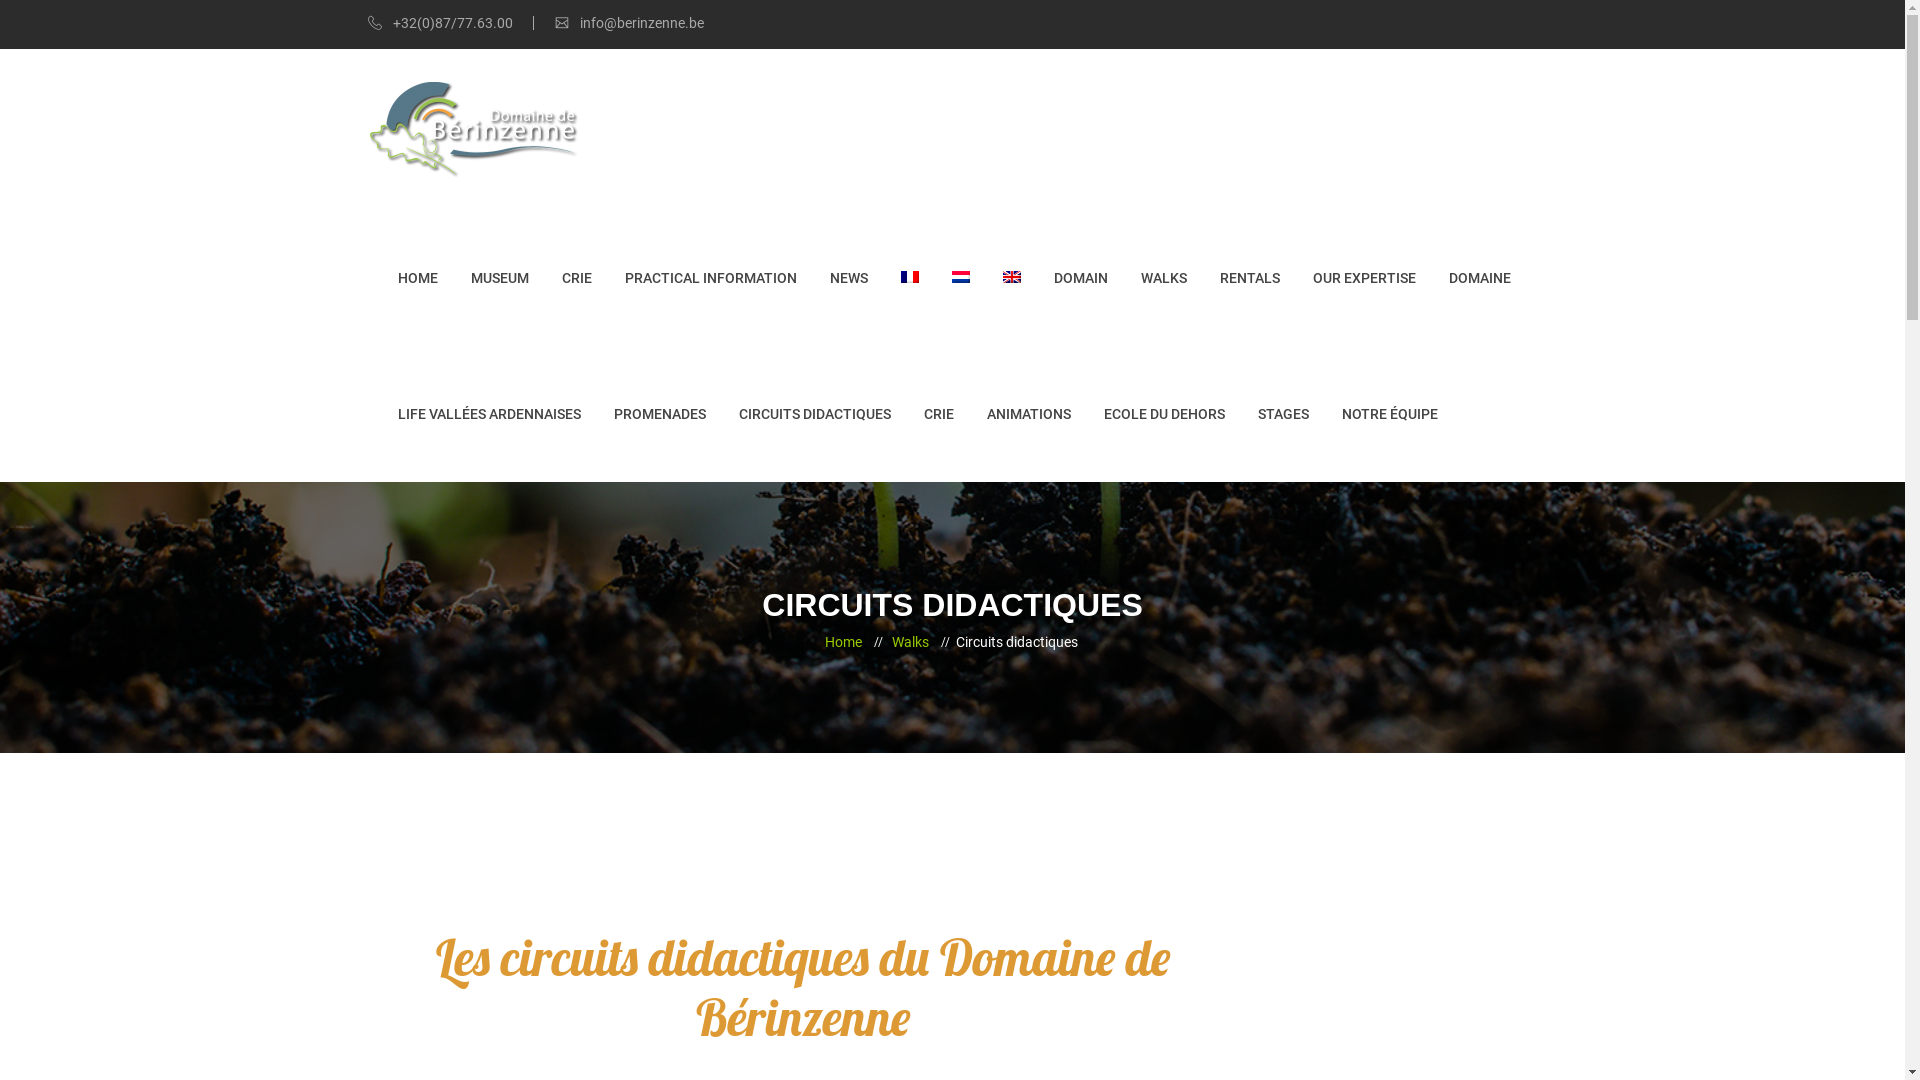  What do you see at coordinates (416, 277) in the screenshot?
I see `'HOME'` at bounding box center [416, 277].